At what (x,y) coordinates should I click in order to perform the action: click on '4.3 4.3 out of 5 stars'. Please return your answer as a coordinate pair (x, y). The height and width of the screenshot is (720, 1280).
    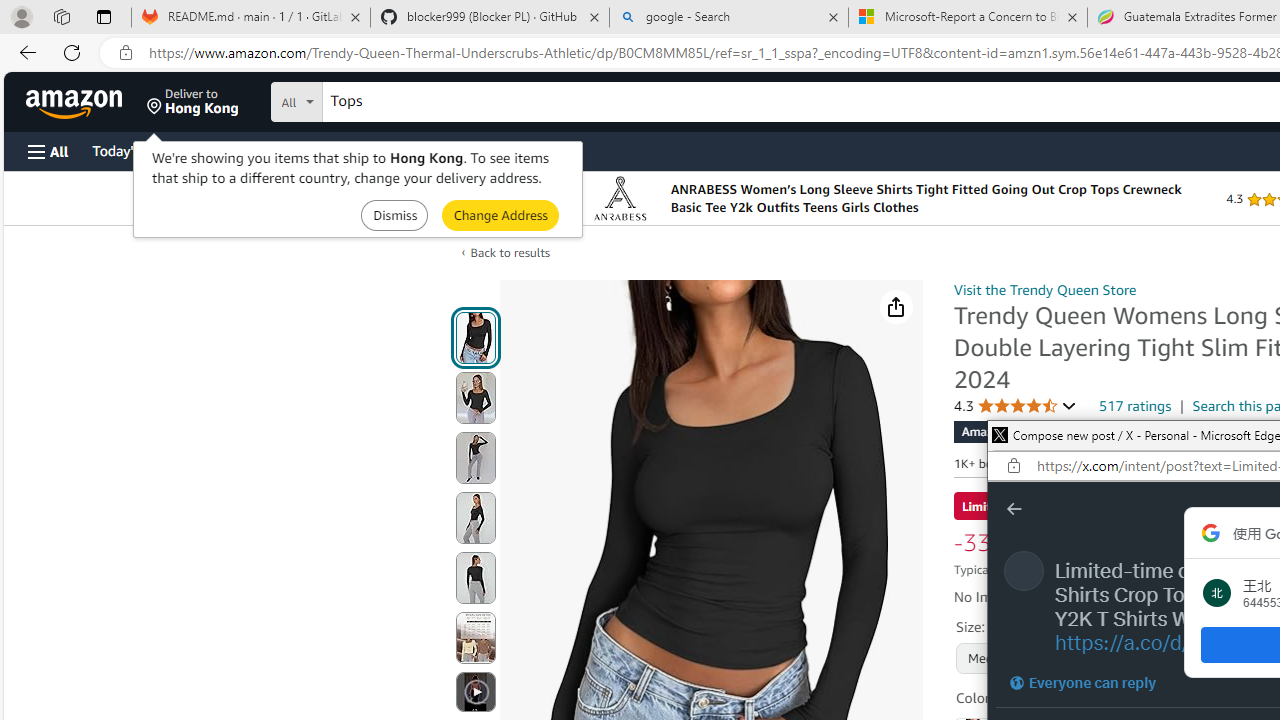
    Looking at the image, I should click on (1015, 405).